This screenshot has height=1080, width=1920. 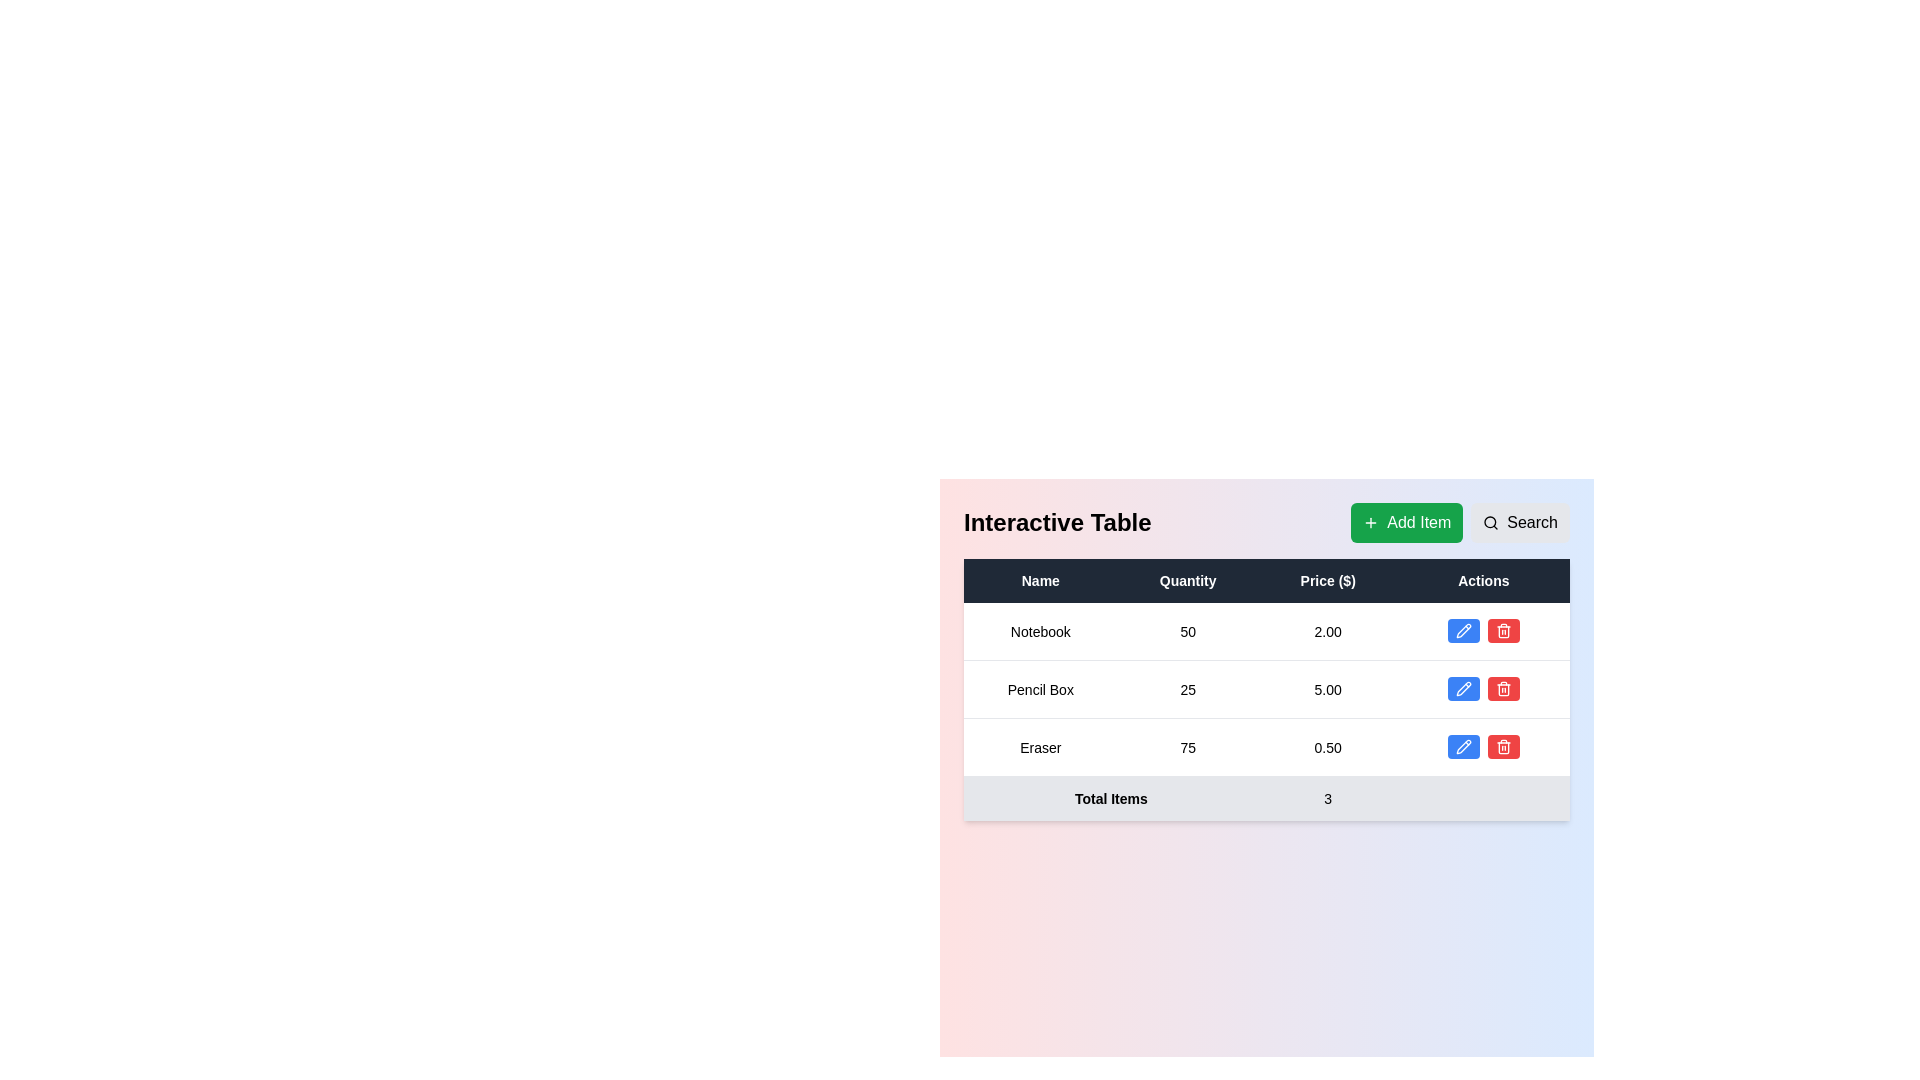 I want to click on the pencil icon in the second row of the 'Actions' column, adjacent to the 'Pencil Box' row, to initiate editing, so click(x=1463, y=631).